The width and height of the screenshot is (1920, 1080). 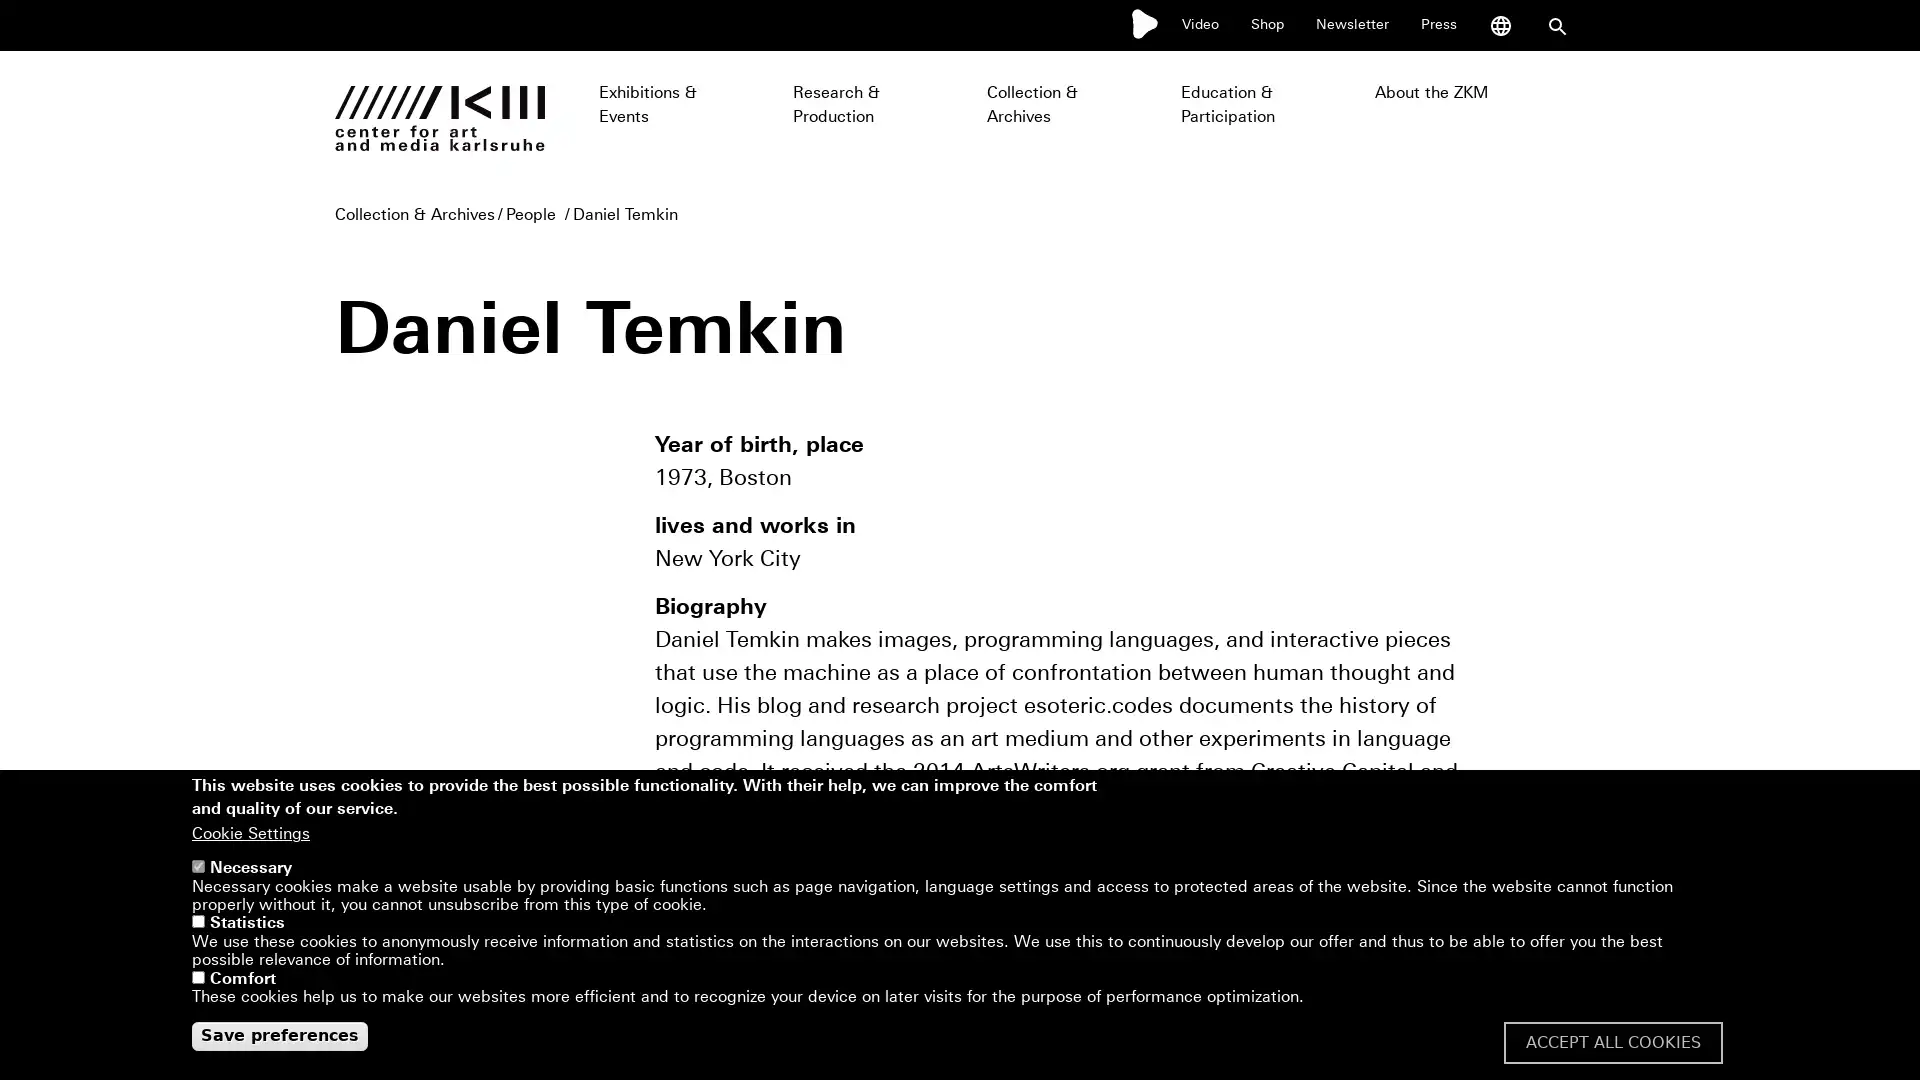 What do you see at coordinates (1613, 1041) in the screenshot?
I see `ACCEPT ALL COOKIES` at bounding box center [1613, 1041].